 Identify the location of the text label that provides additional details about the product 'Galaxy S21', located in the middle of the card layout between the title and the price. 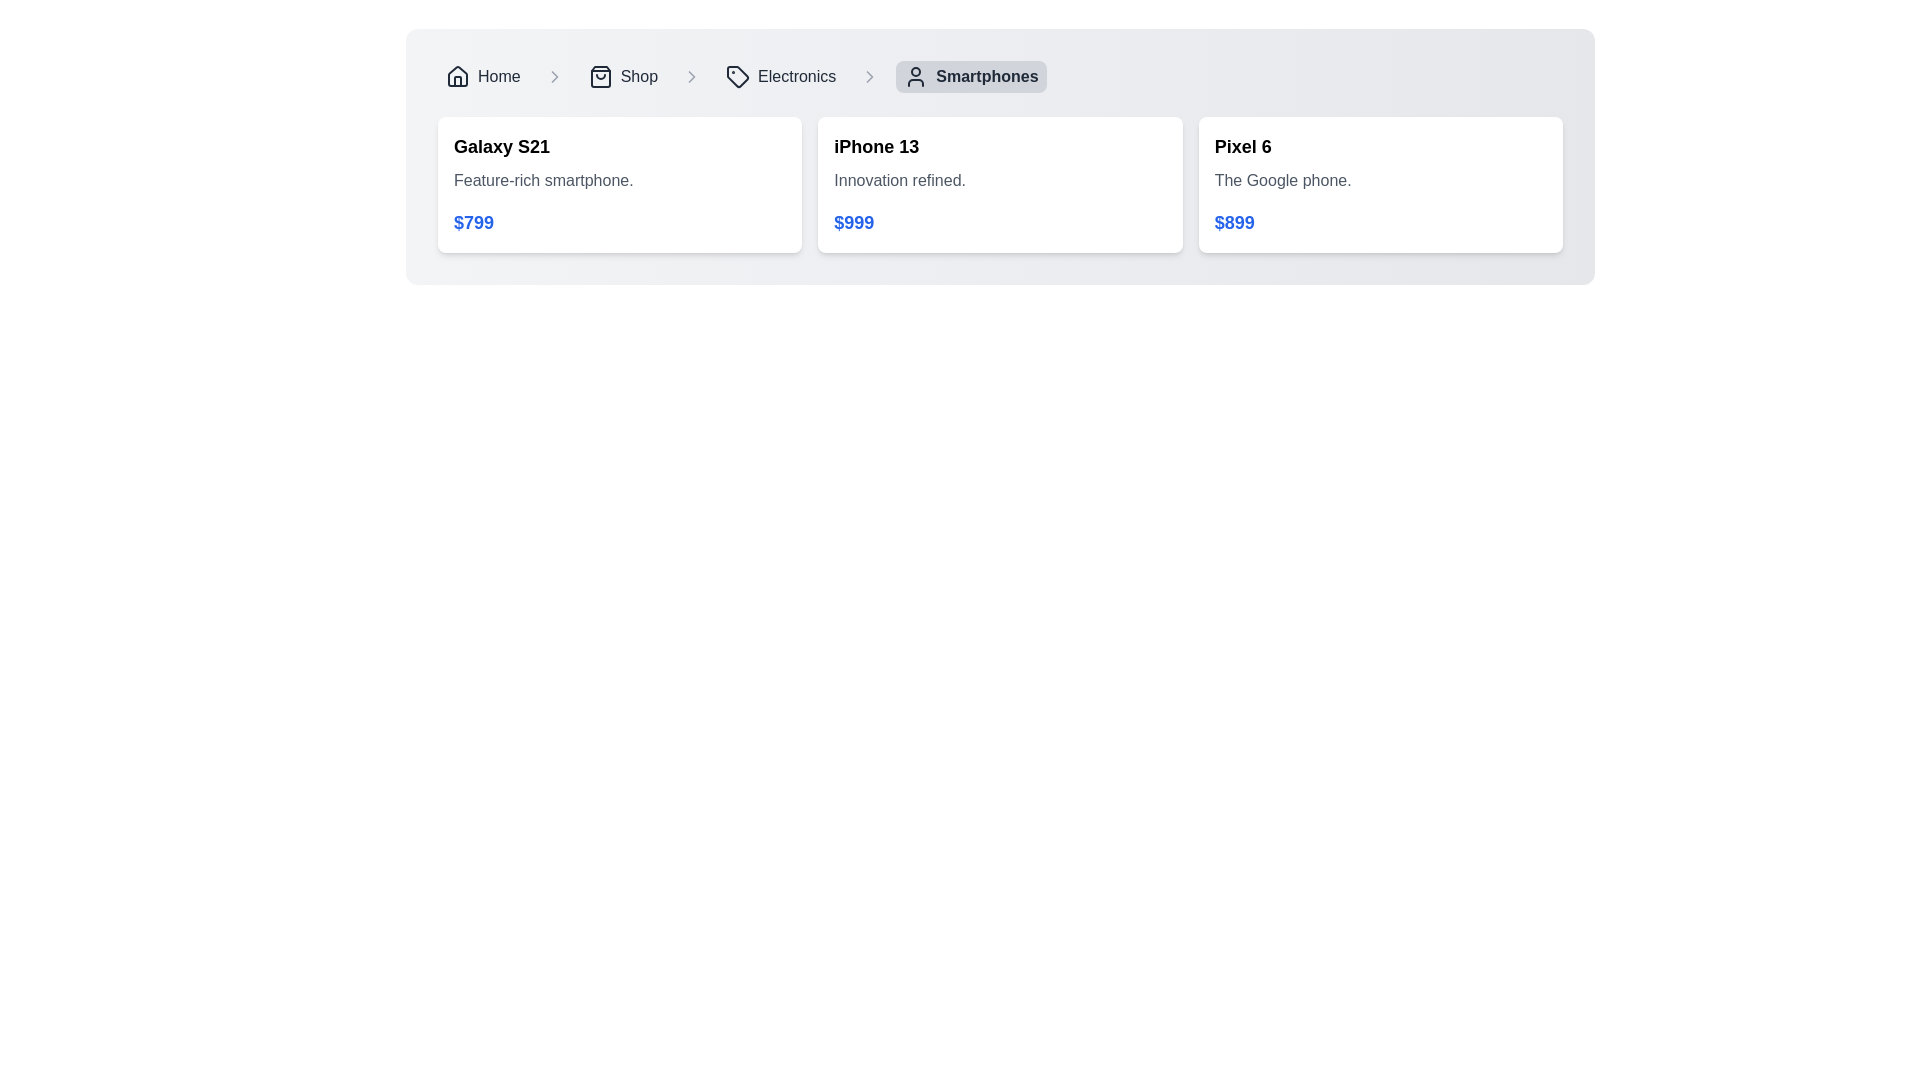
(543, 181).